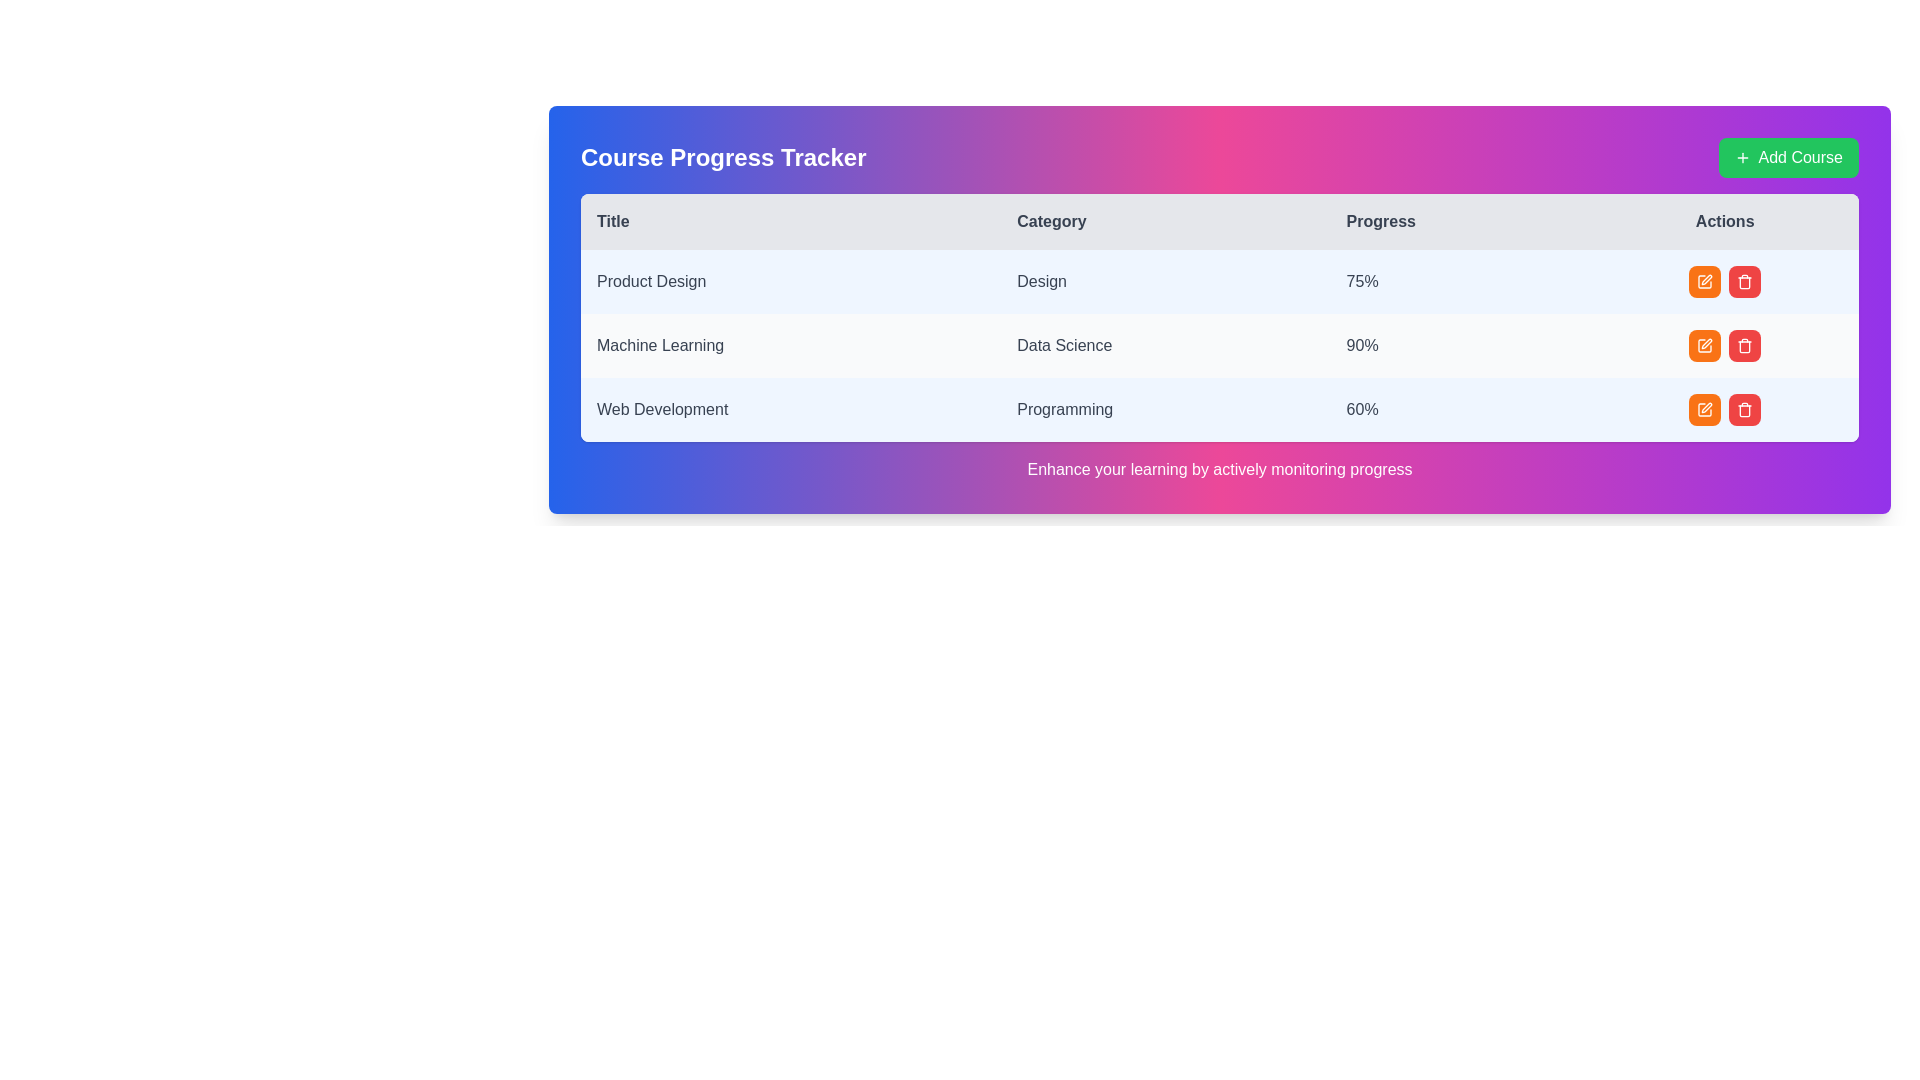 The image size is (1920, 1080). Describe the element at coordinates (1744, 281) in the screenshot. I see `the delete button located in the 'Actions' column for the 'Product Design' course` at that location.